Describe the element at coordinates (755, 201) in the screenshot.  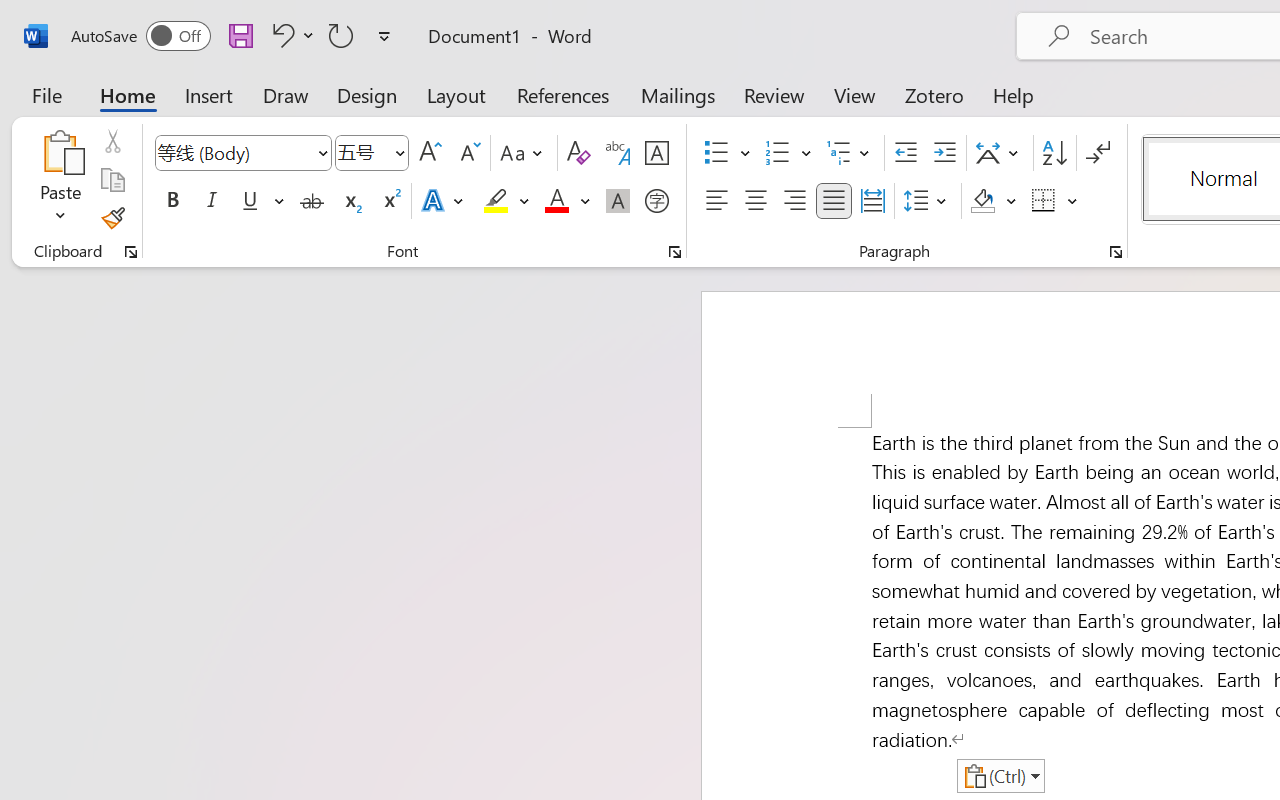
I see `'Center'` at that location.